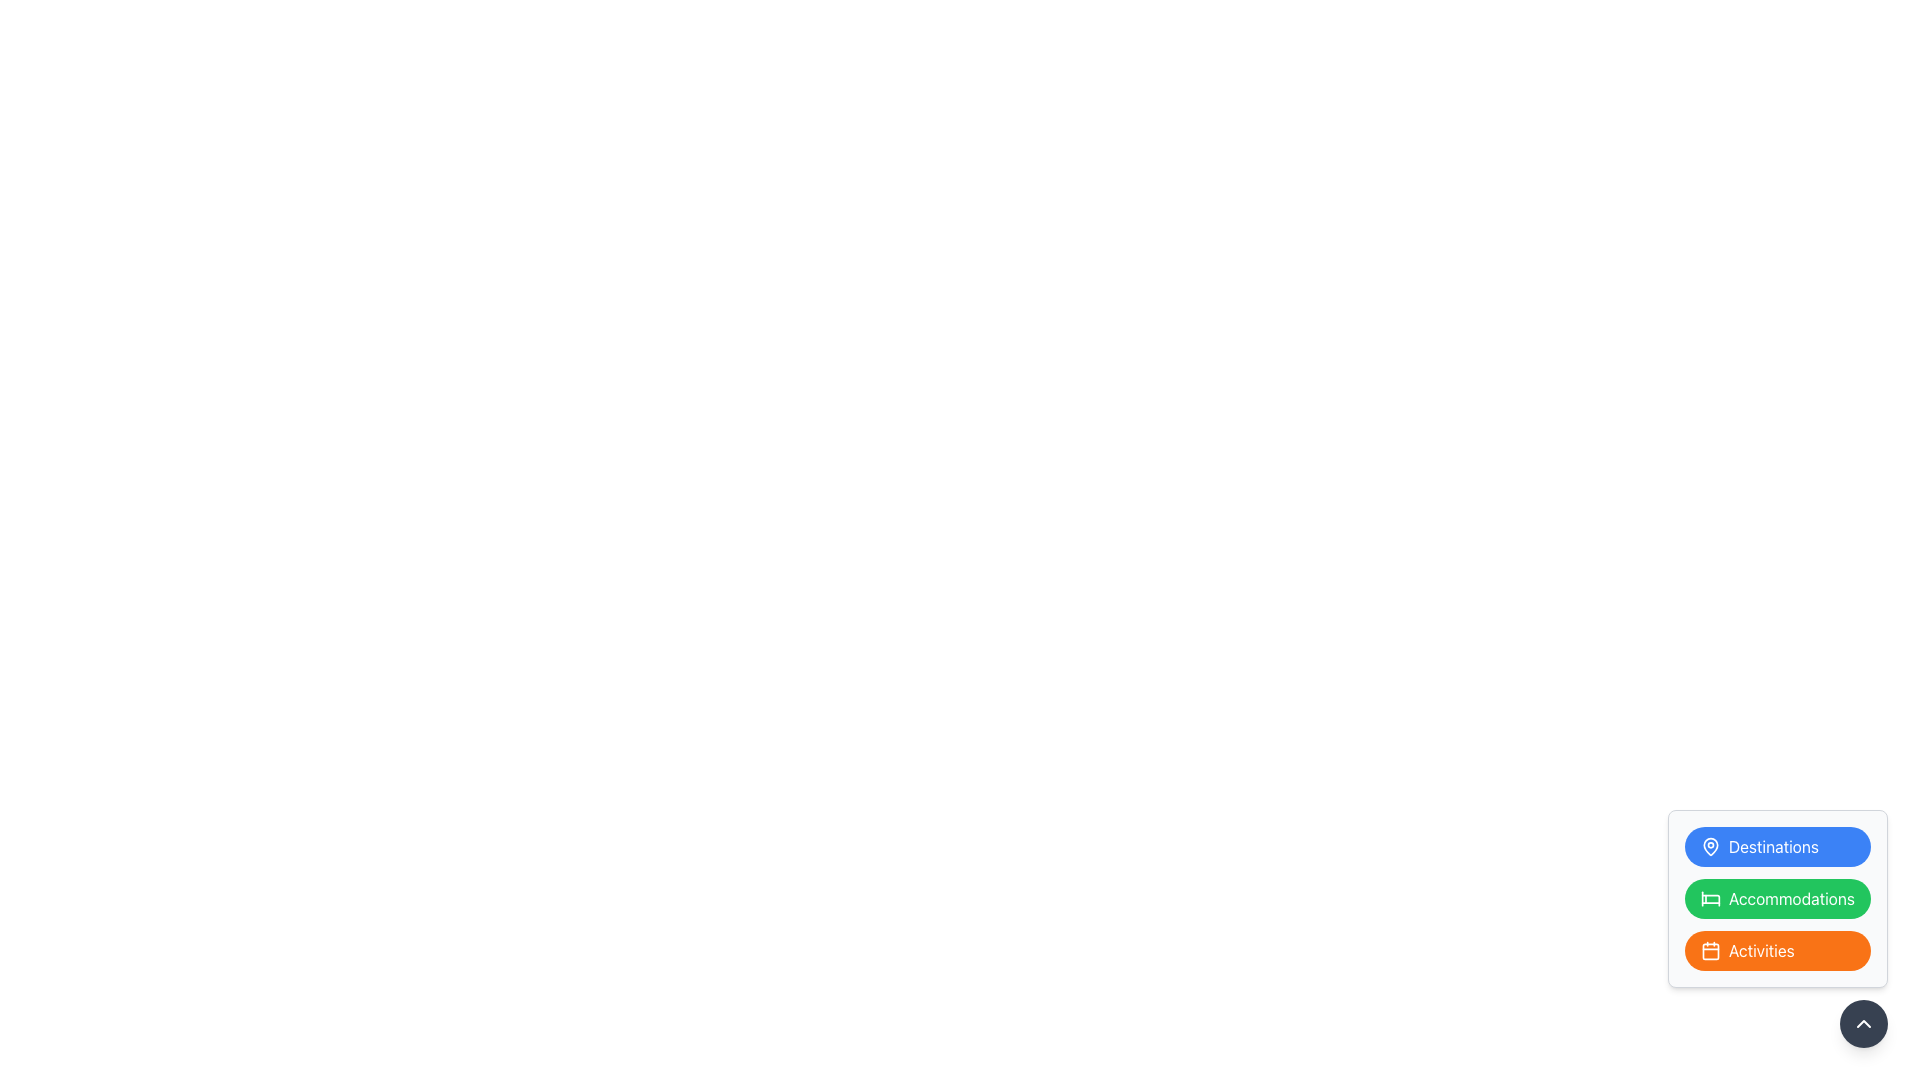 The image size is (1920, 1080). What do you see at coordinates (1709, 847) in the screenshot?
I see `the map pin icon located next to the 'Destinations' text within the blue rounded rectangular button` at bounding box center [1709, 847].